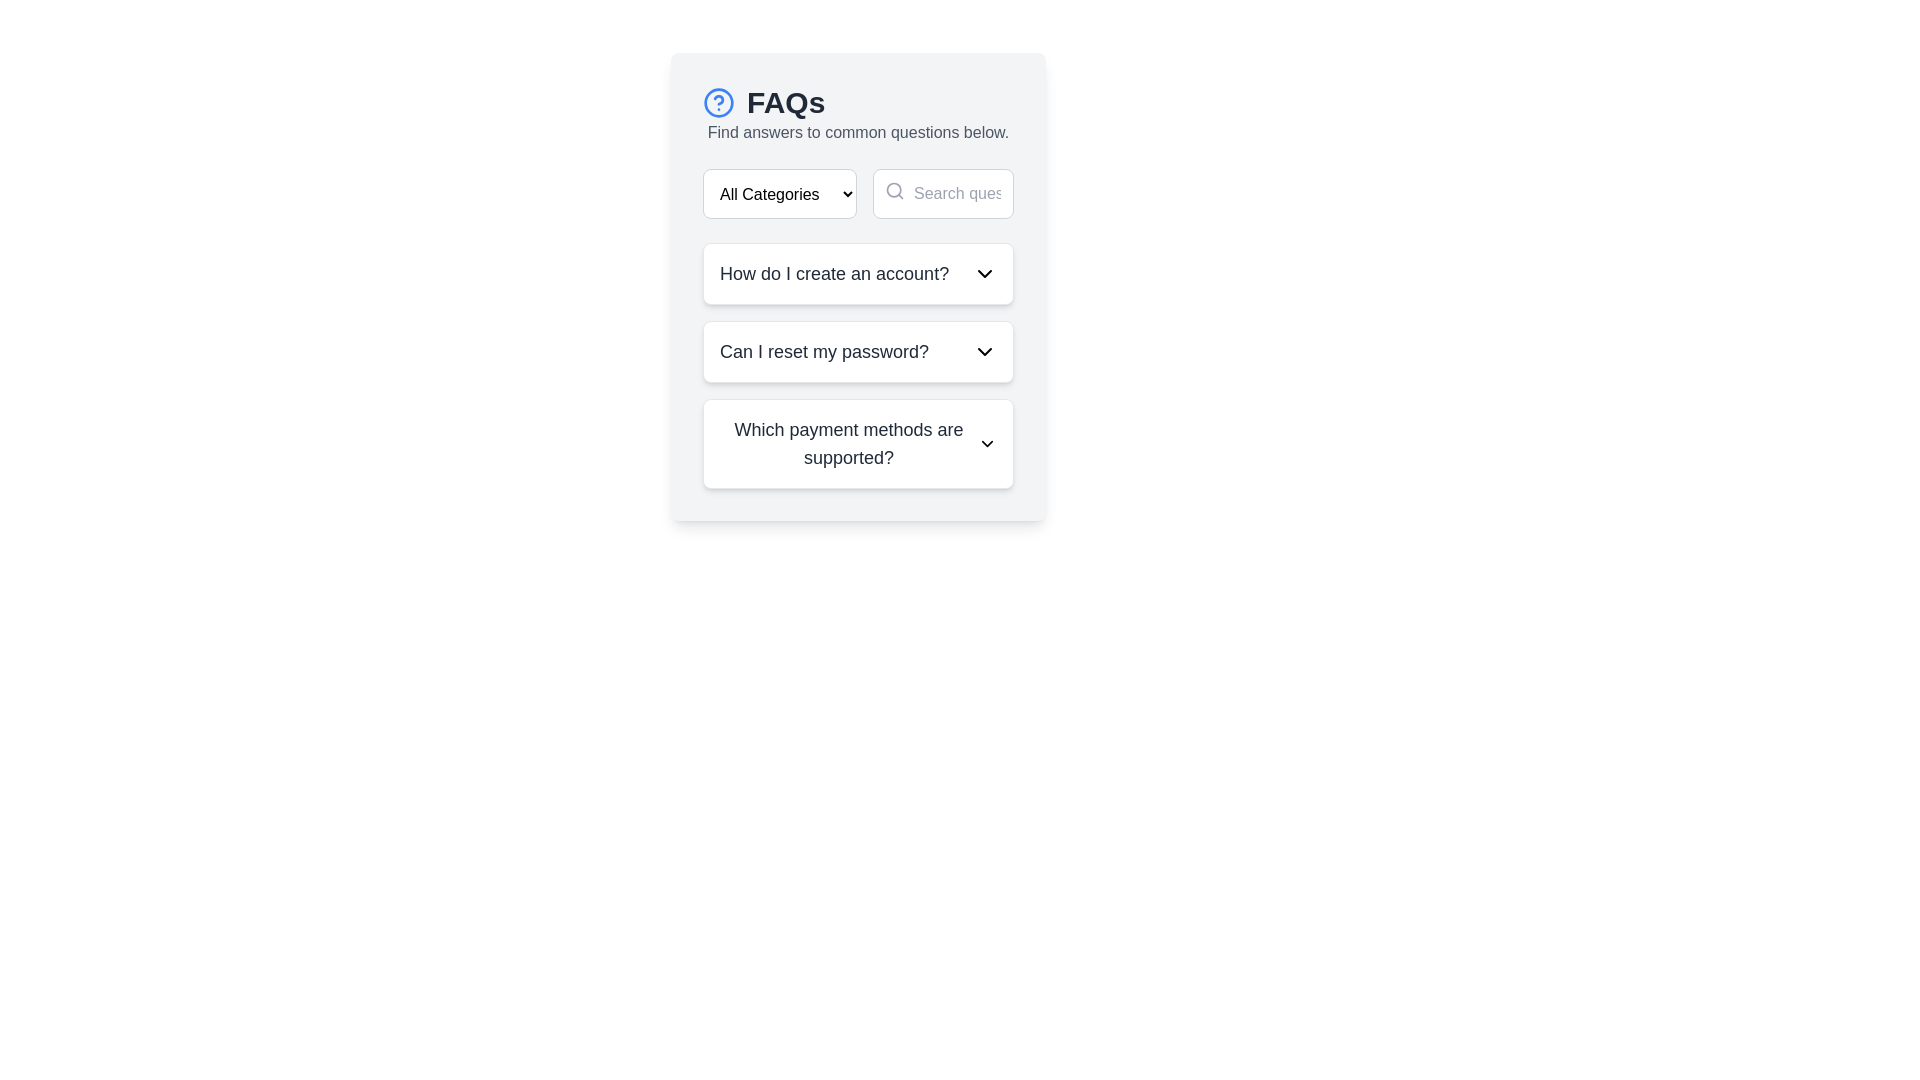 Image resolution: width=1920 pixels, height=1080 pixels. Describe the element at coordinates (858, 442) in the screenshot. I see `the interactive text 'Which payment methods are supported?'` at that location.